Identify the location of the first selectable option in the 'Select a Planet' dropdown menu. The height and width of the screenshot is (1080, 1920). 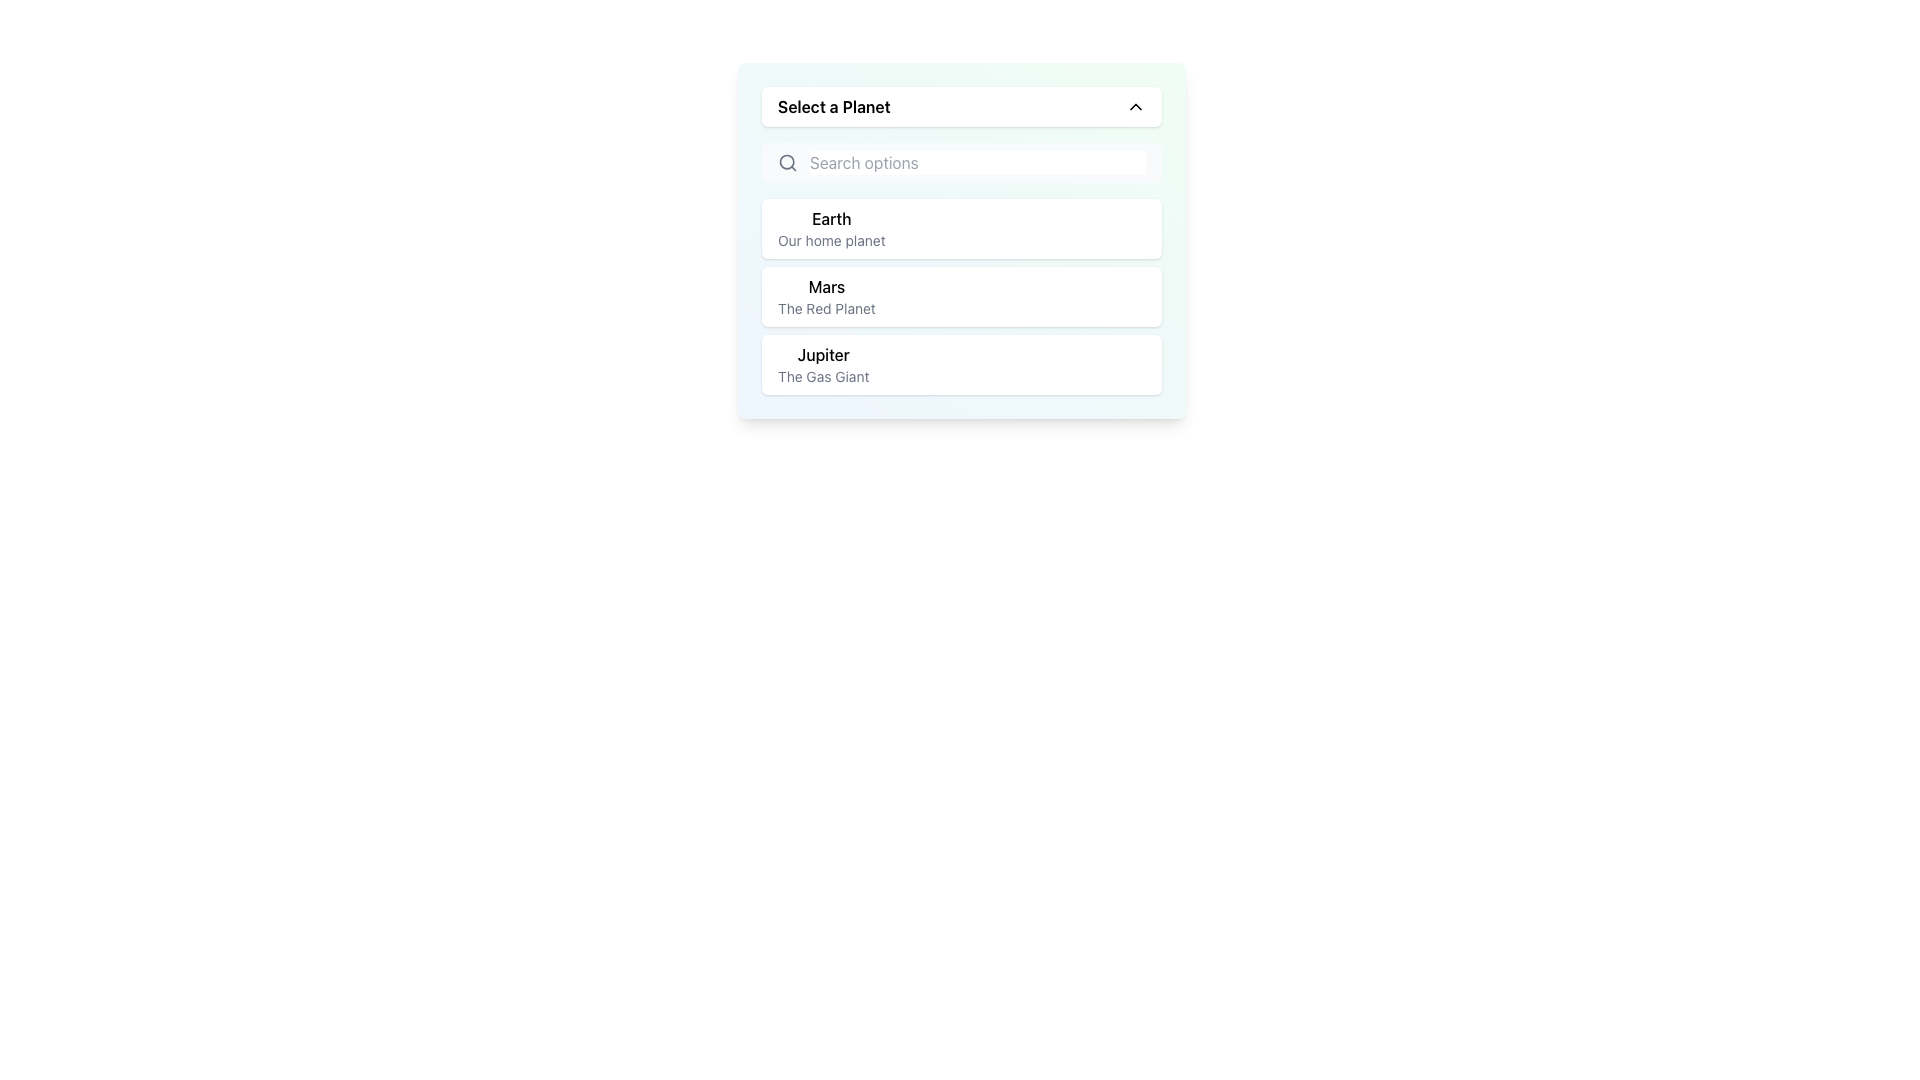
(961, 239).